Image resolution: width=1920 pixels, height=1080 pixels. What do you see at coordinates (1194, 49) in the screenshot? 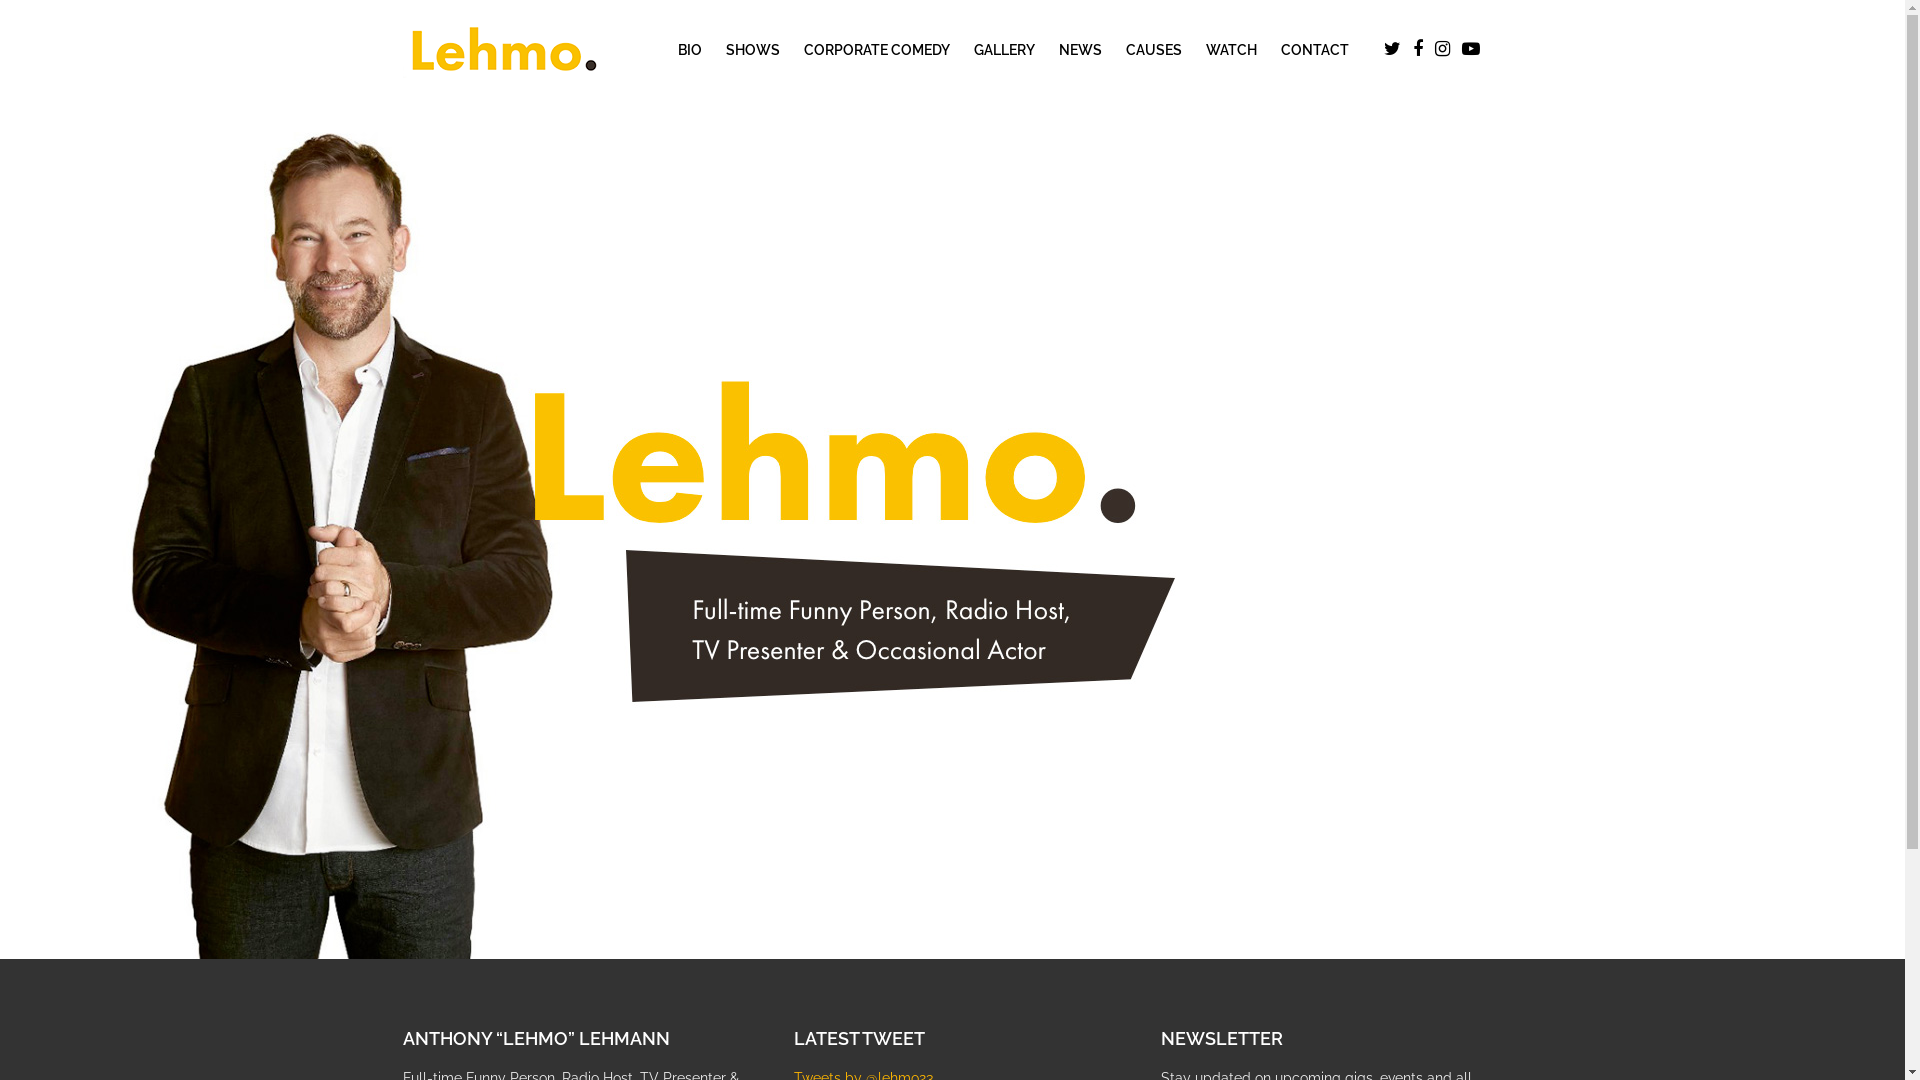
I see `'WATCH'` at bounding box center [1194, 49].